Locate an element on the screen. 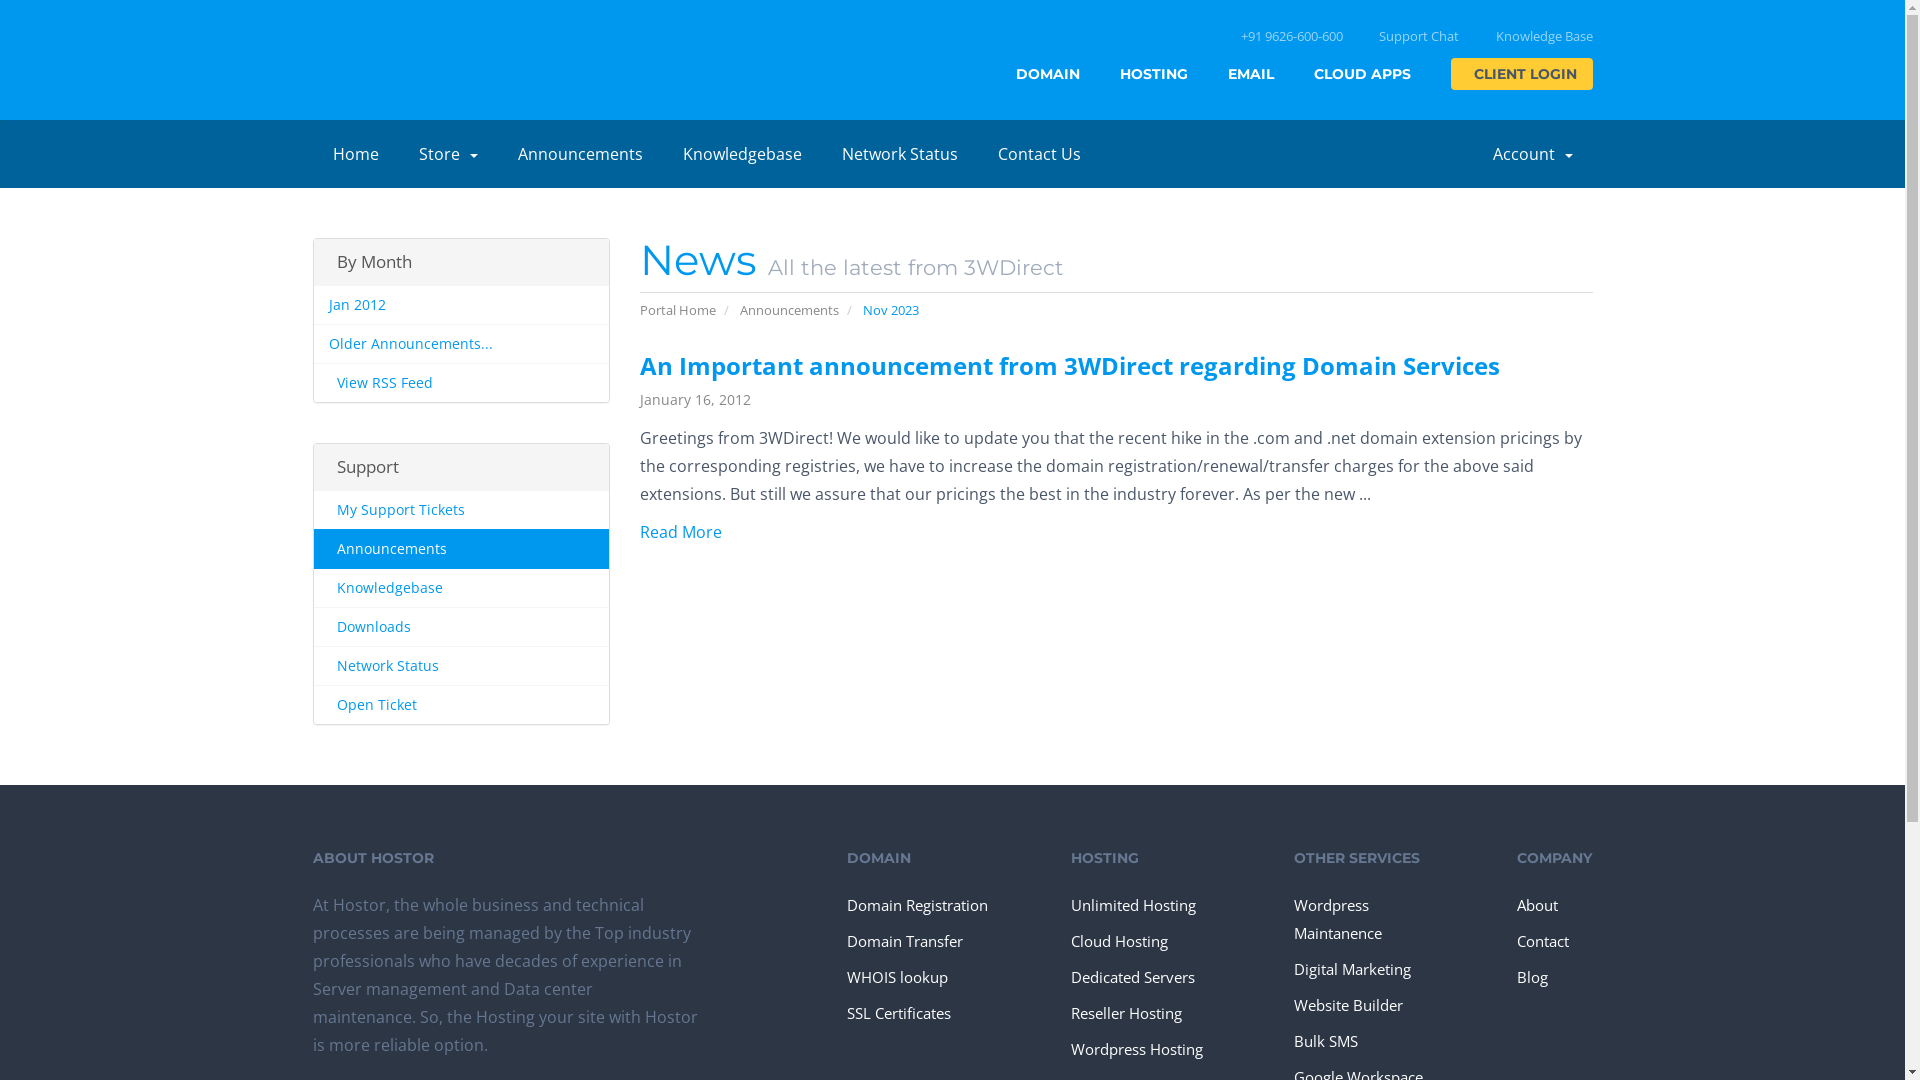 The image size is (1920, 1080). '  Network Status' is located at coordinates (460, 666).